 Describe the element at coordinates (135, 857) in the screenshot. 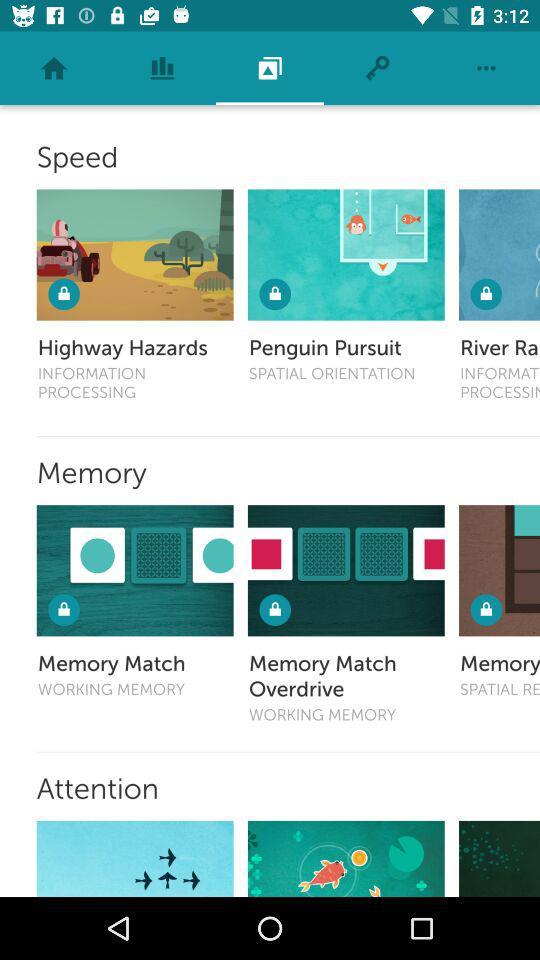

I see `option` at that location.